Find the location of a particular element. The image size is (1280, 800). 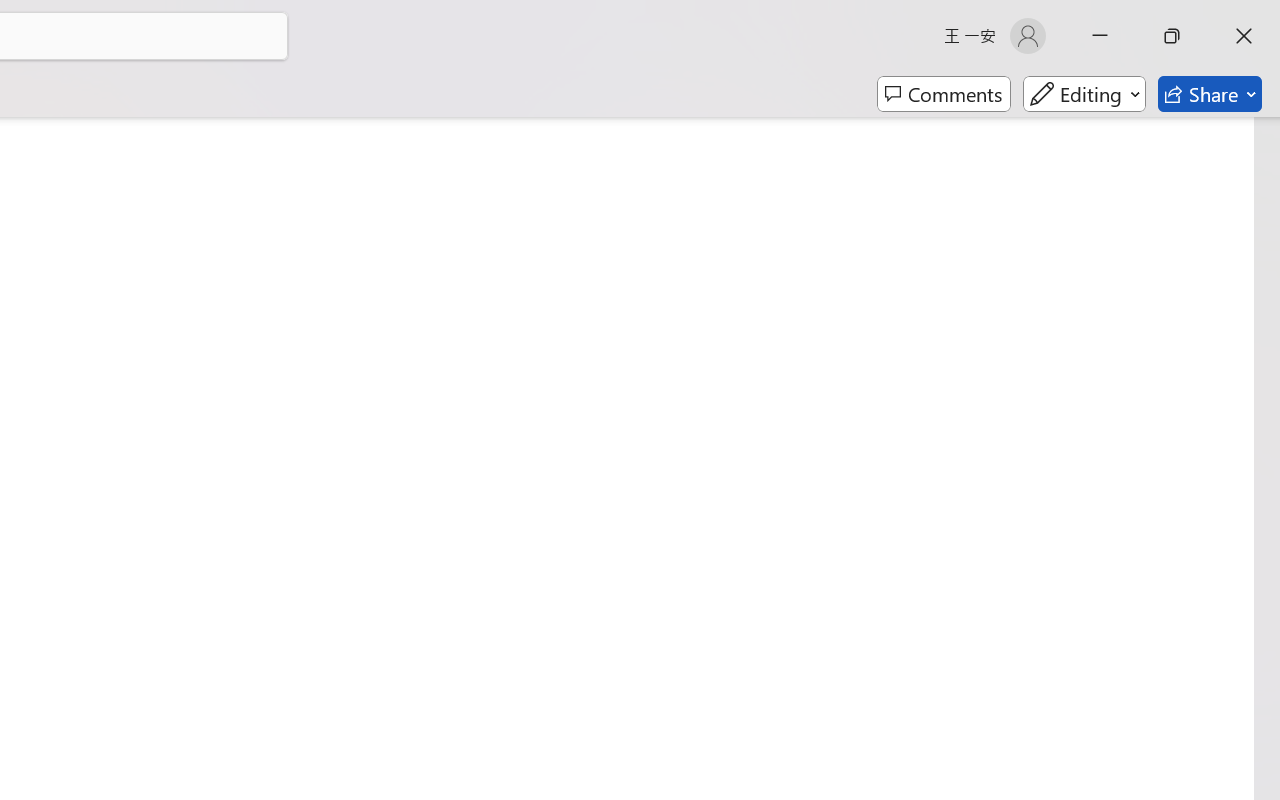

'Restore Down' is located at coordinates (1172, 35).